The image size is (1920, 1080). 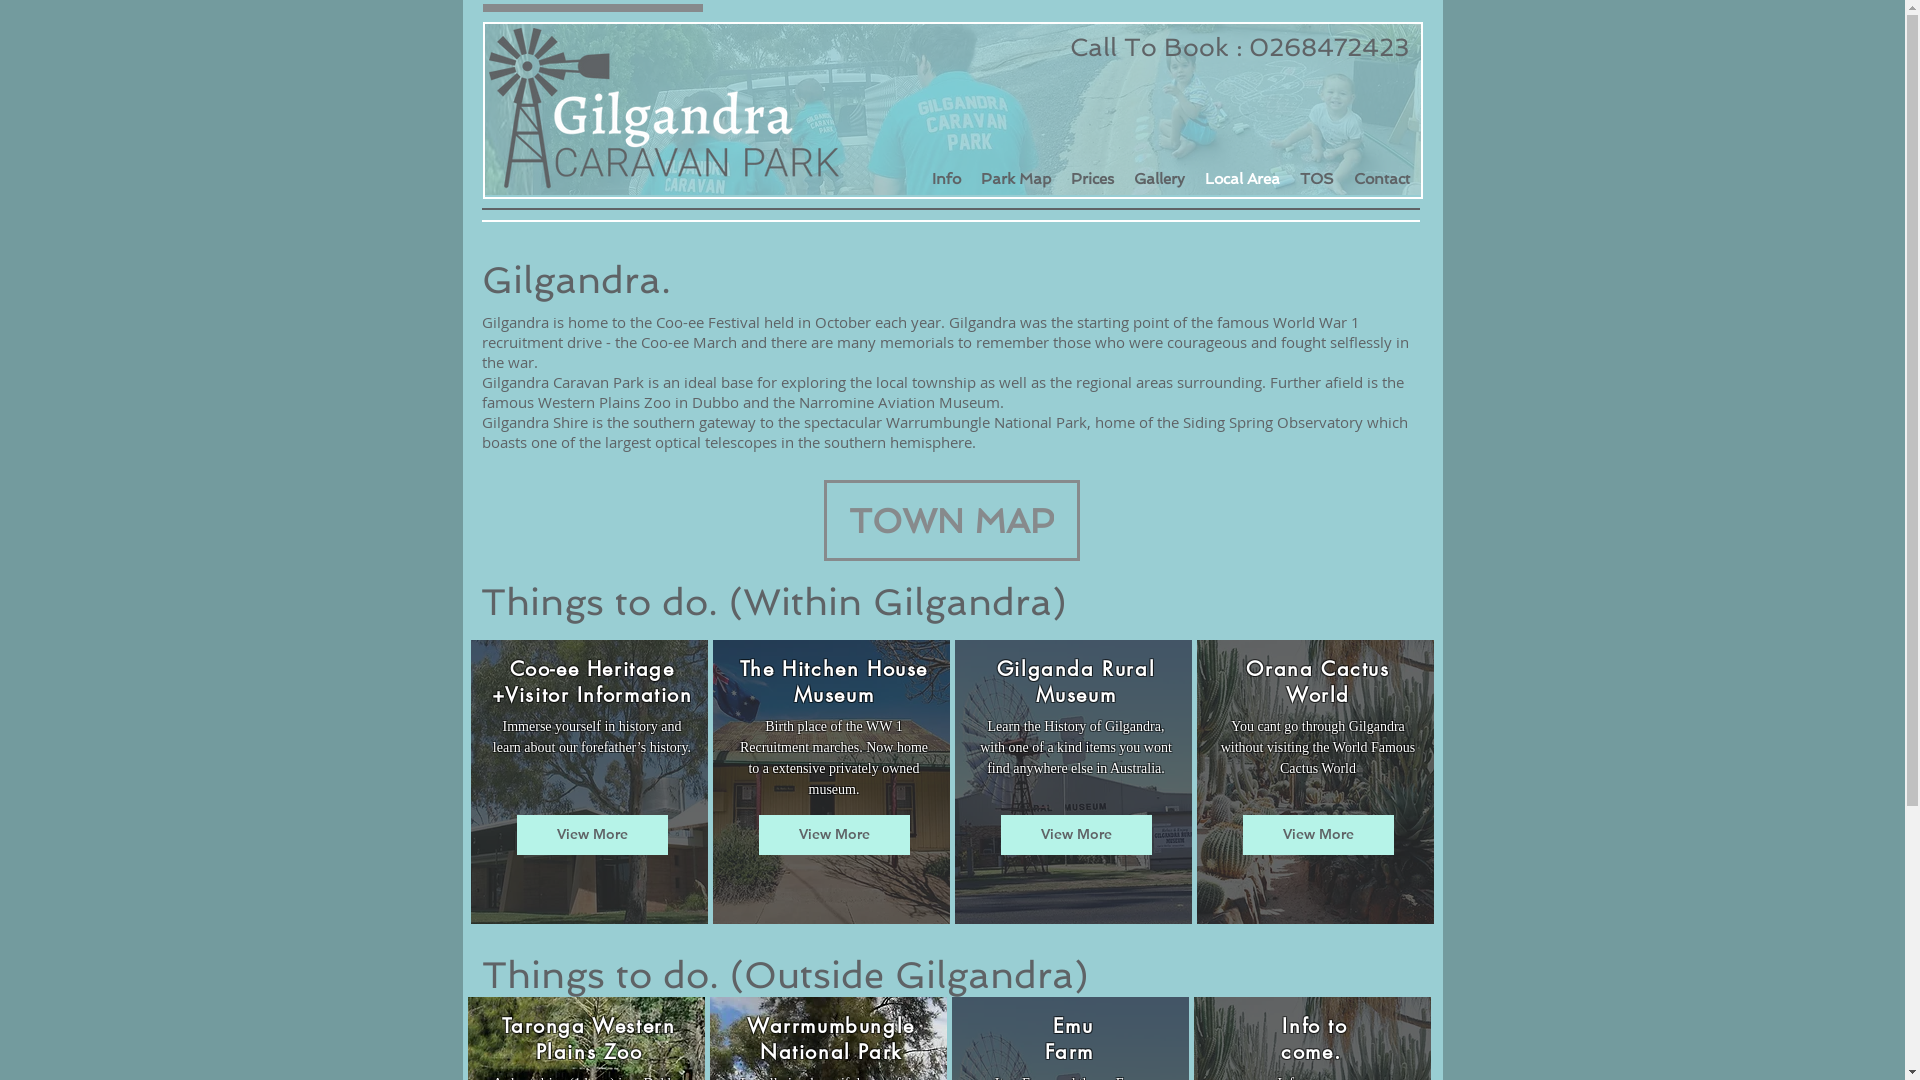 I want to click on 'Gallery', so click(x=1159, y=177).